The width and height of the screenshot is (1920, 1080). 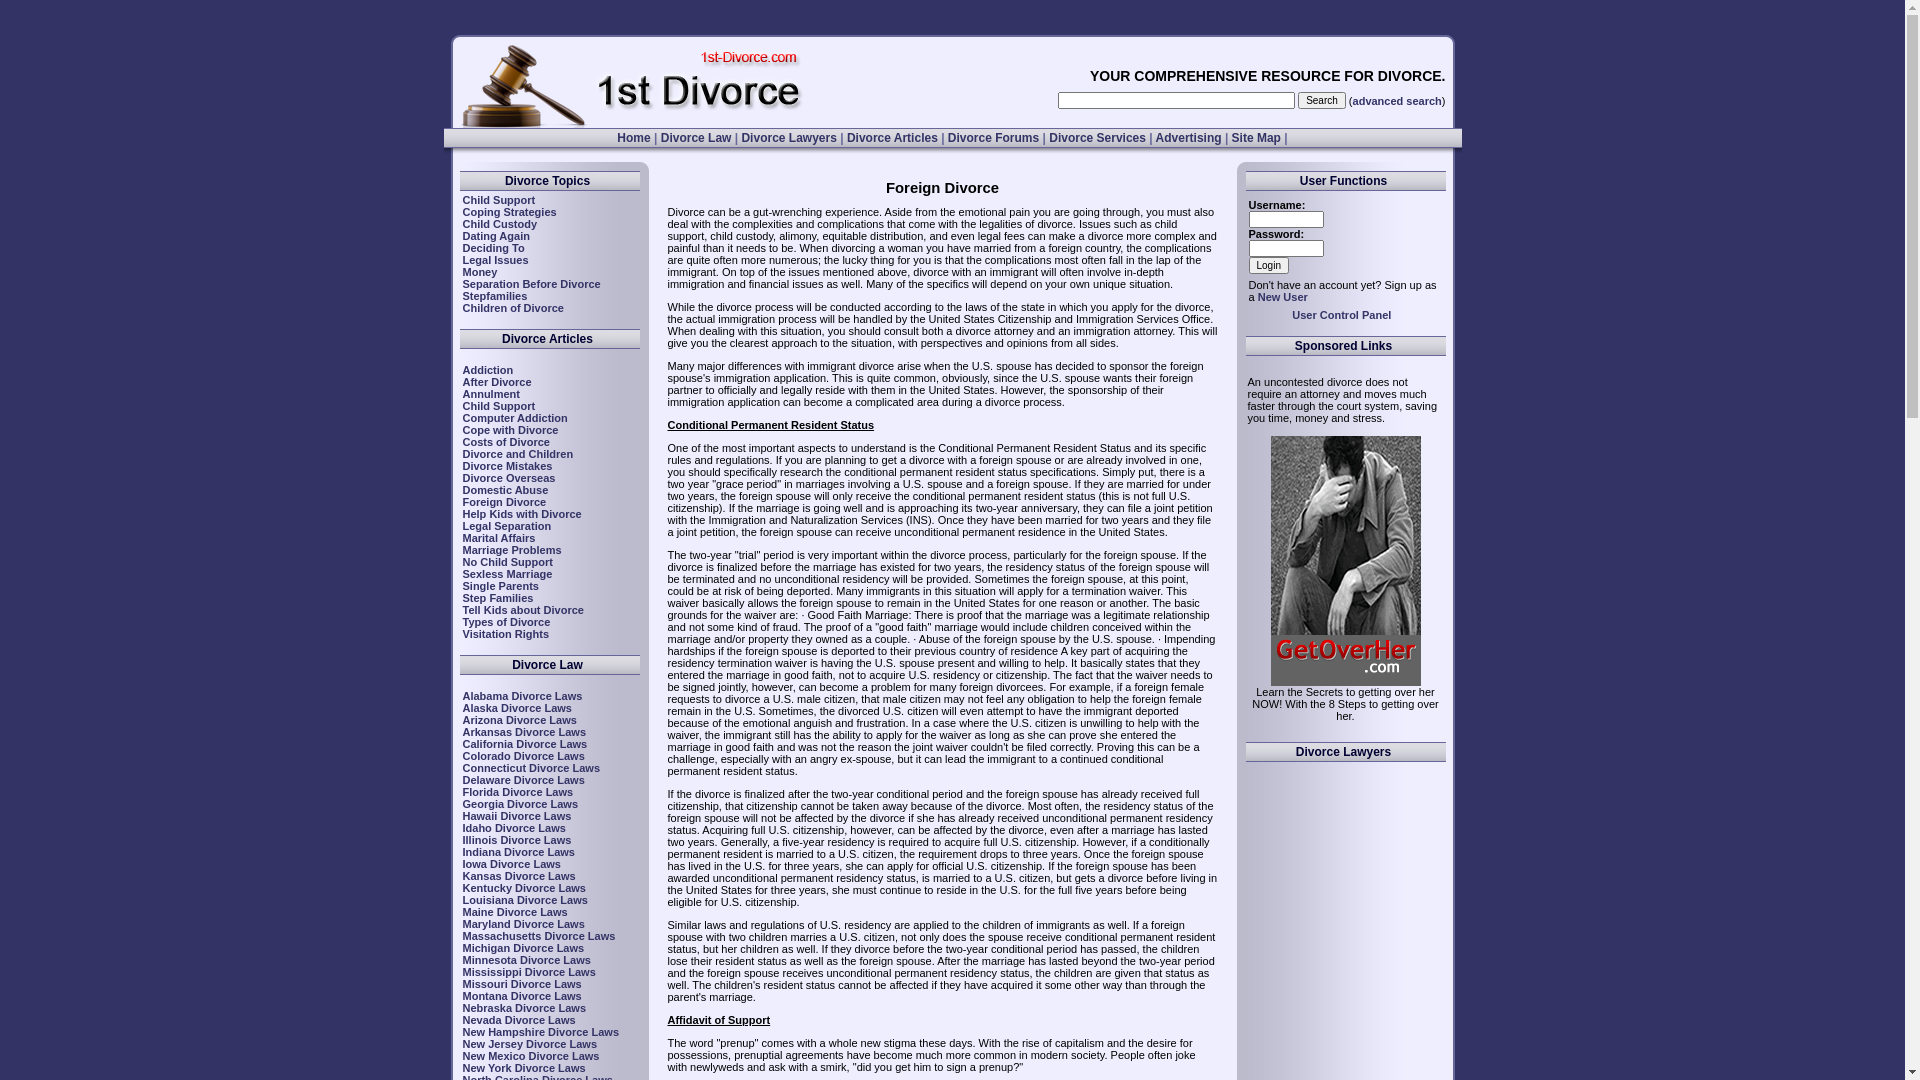 I want to click on 'Deciding To', so click(x=493, y=246).